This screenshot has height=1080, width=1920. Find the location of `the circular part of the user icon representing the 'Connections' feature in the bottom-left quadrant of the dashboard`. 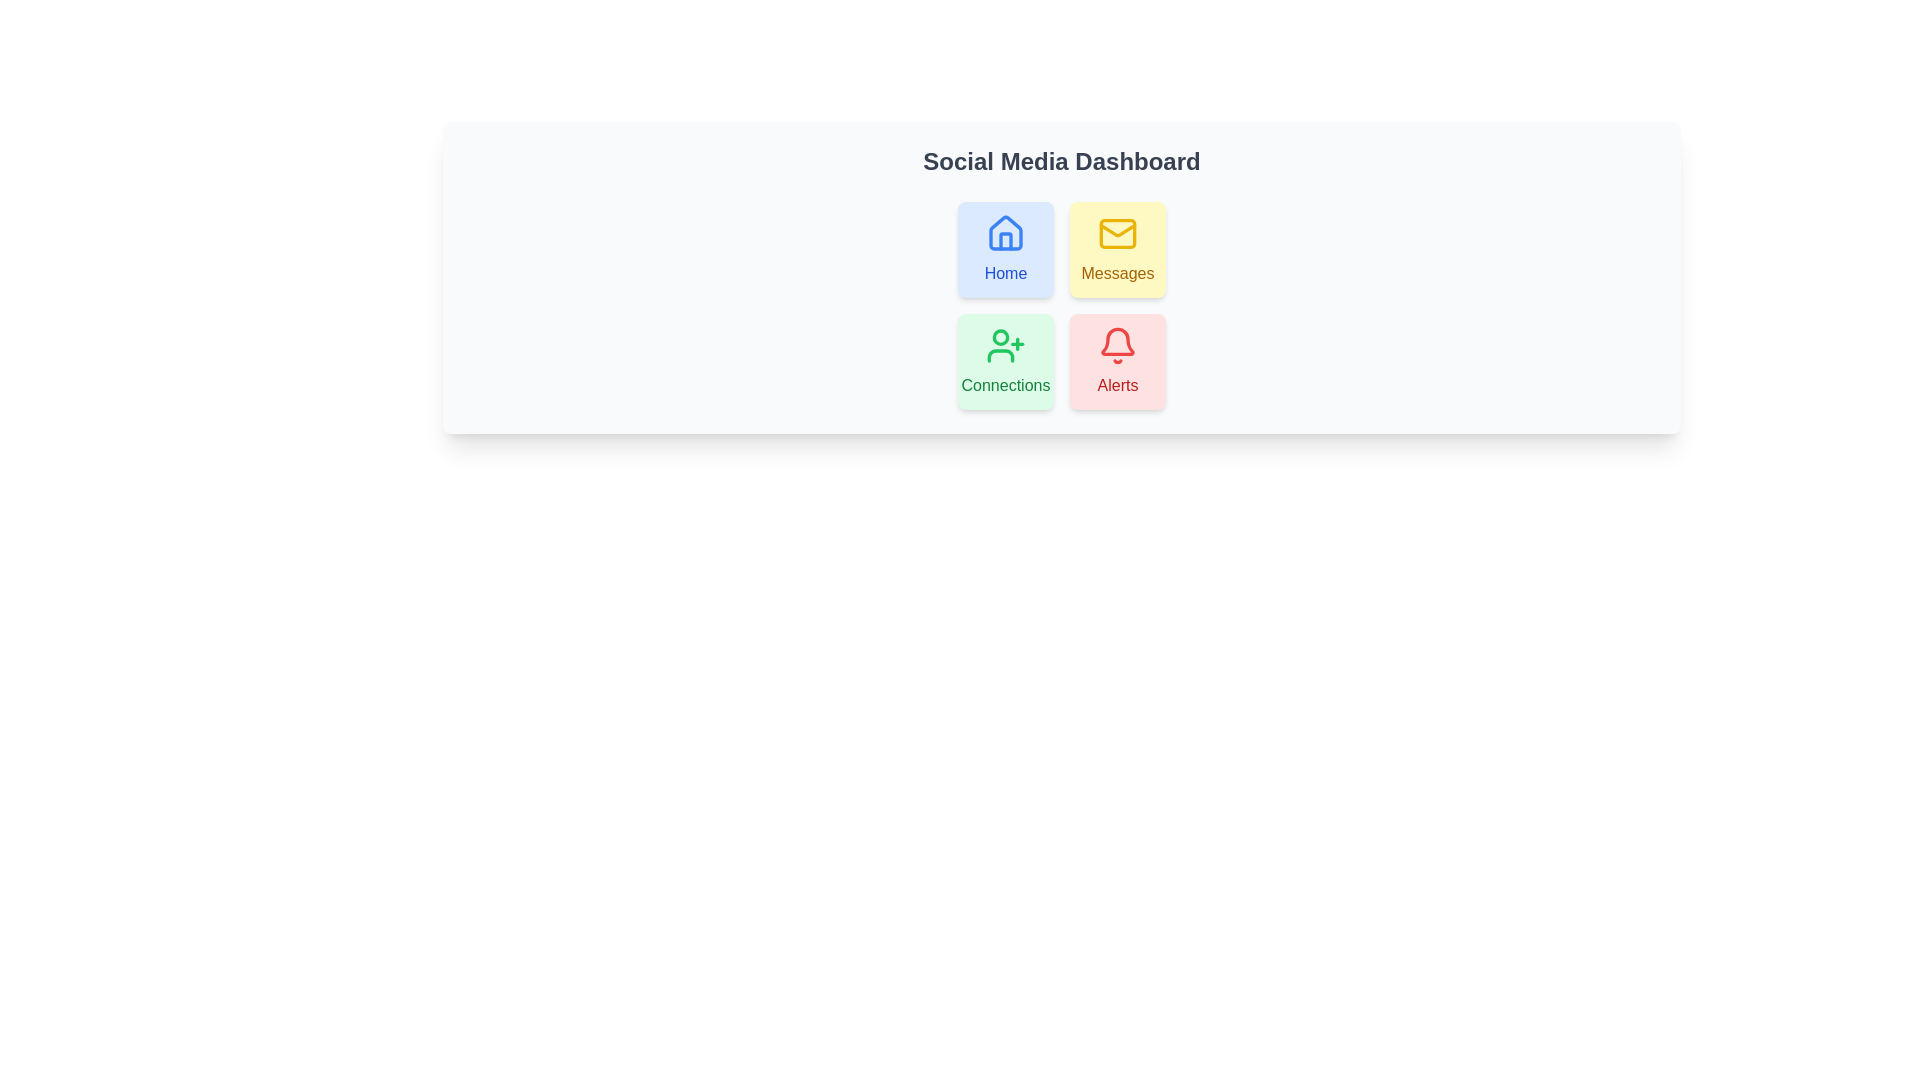

the circular part of the user icon representing the 'Connections' feature in the bottom-left quadrant of the dashboard is located at coordinates (1001, 335).